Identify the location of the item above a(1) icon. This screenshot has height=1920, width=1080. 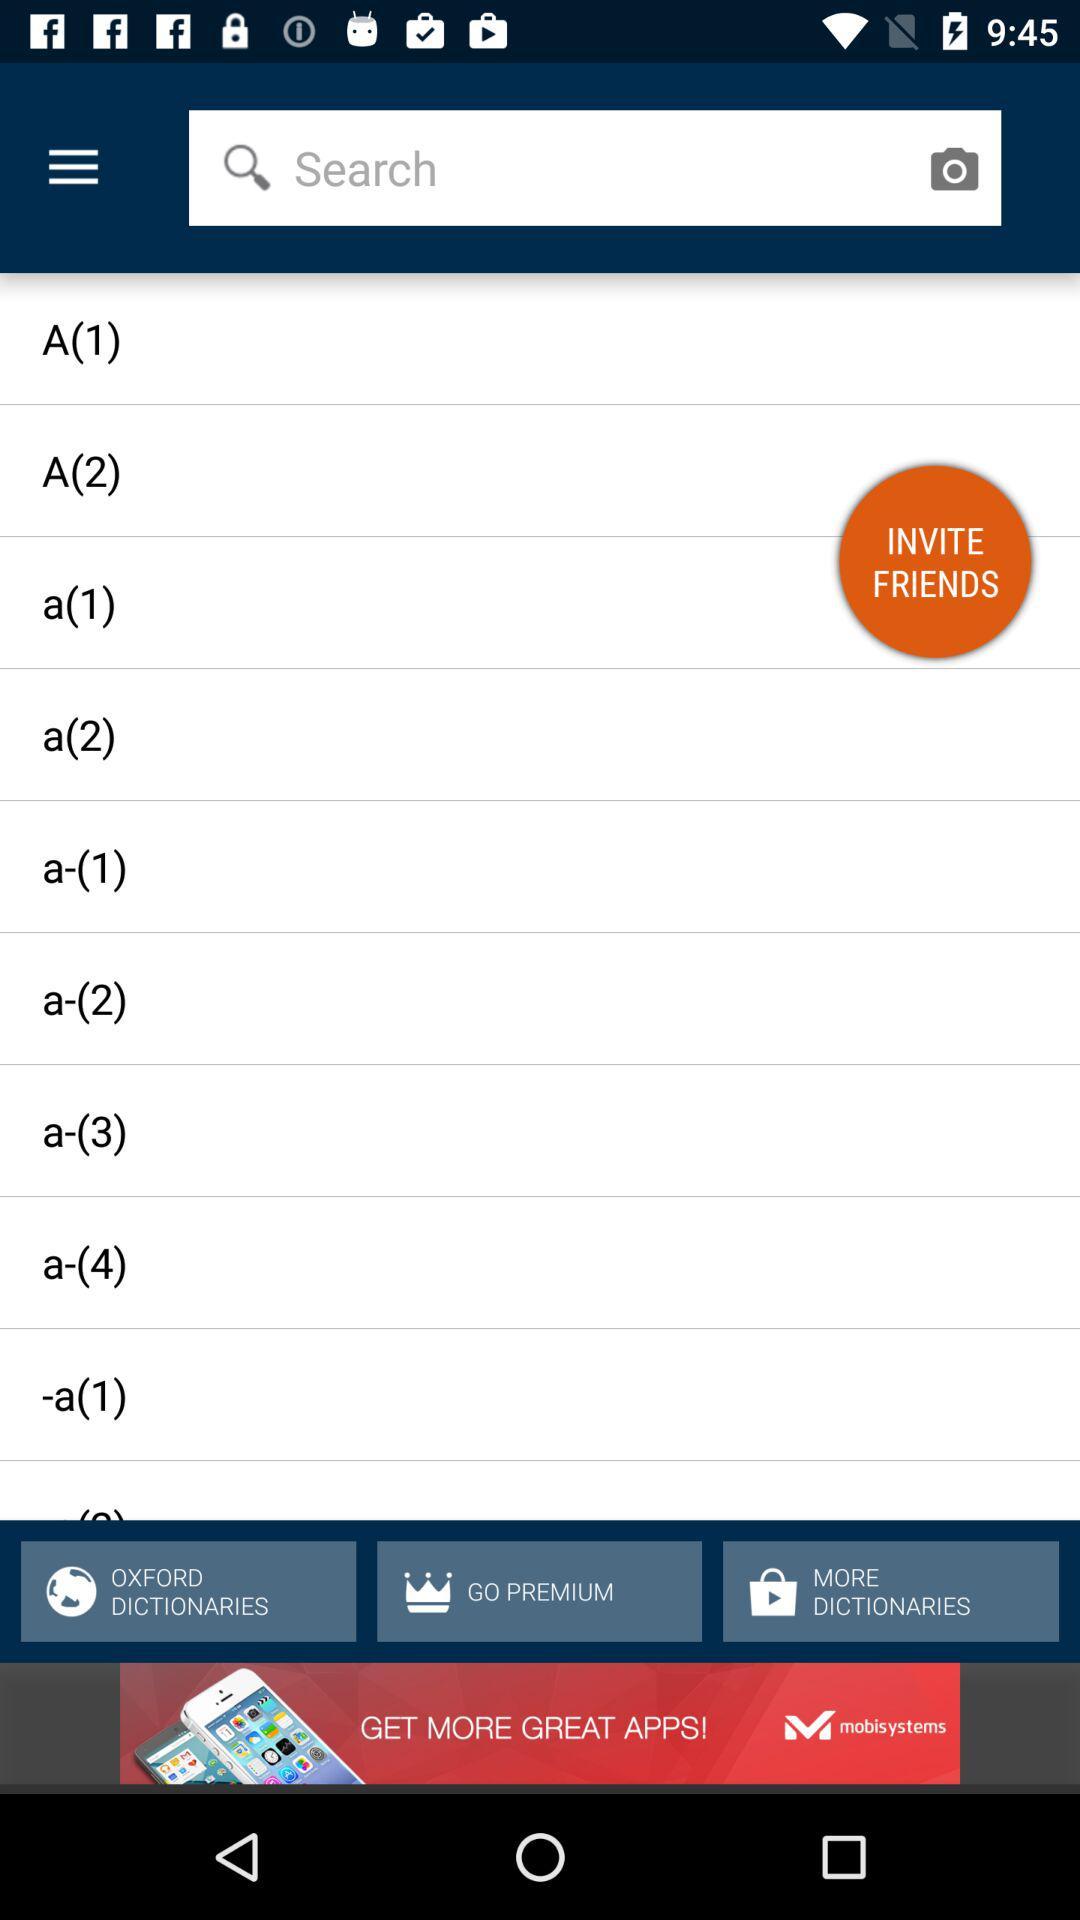
(601, 168).